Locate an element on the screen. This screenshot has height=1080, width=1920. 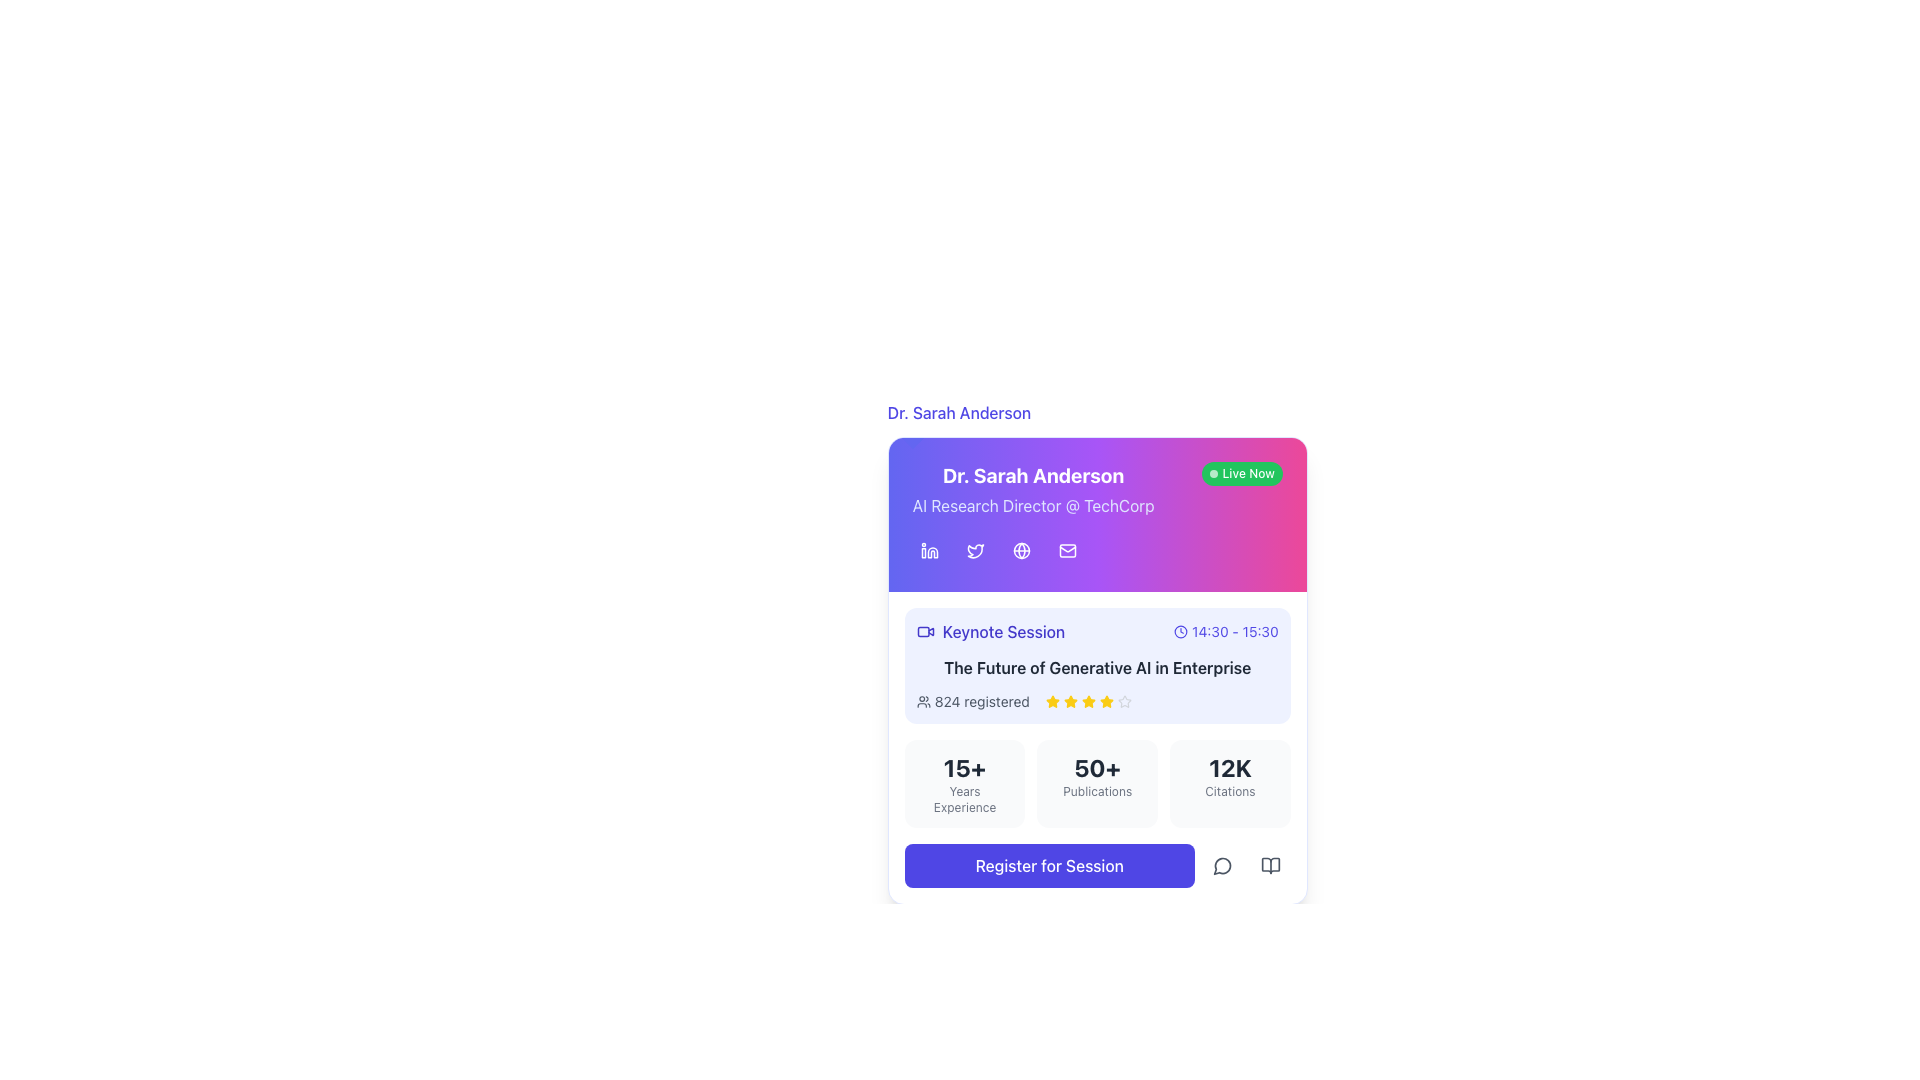
the Twitter icon located in the left-middle of the purple header section of the card is located at coordinates (975, 551).